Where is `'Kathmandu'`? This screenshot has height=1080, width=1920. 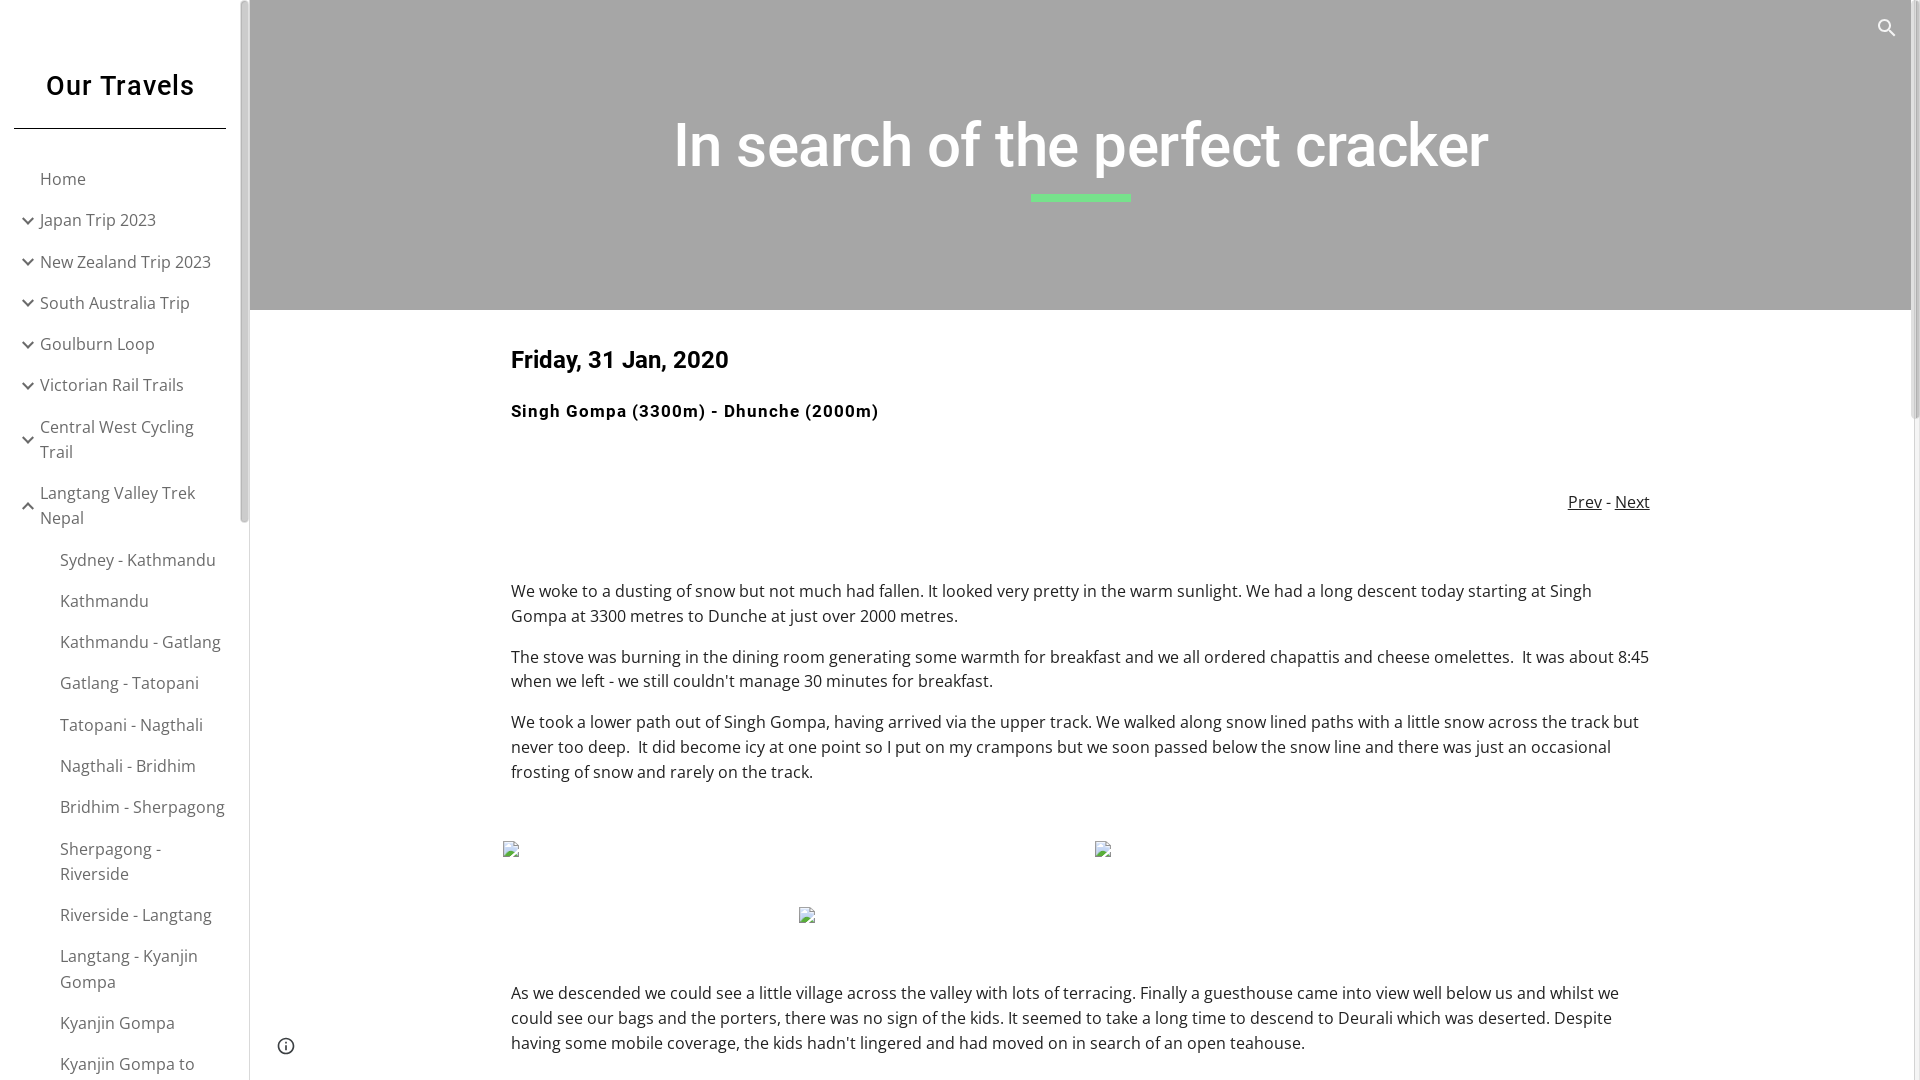 'Kathmandu' is located at coordinates (141, 600).